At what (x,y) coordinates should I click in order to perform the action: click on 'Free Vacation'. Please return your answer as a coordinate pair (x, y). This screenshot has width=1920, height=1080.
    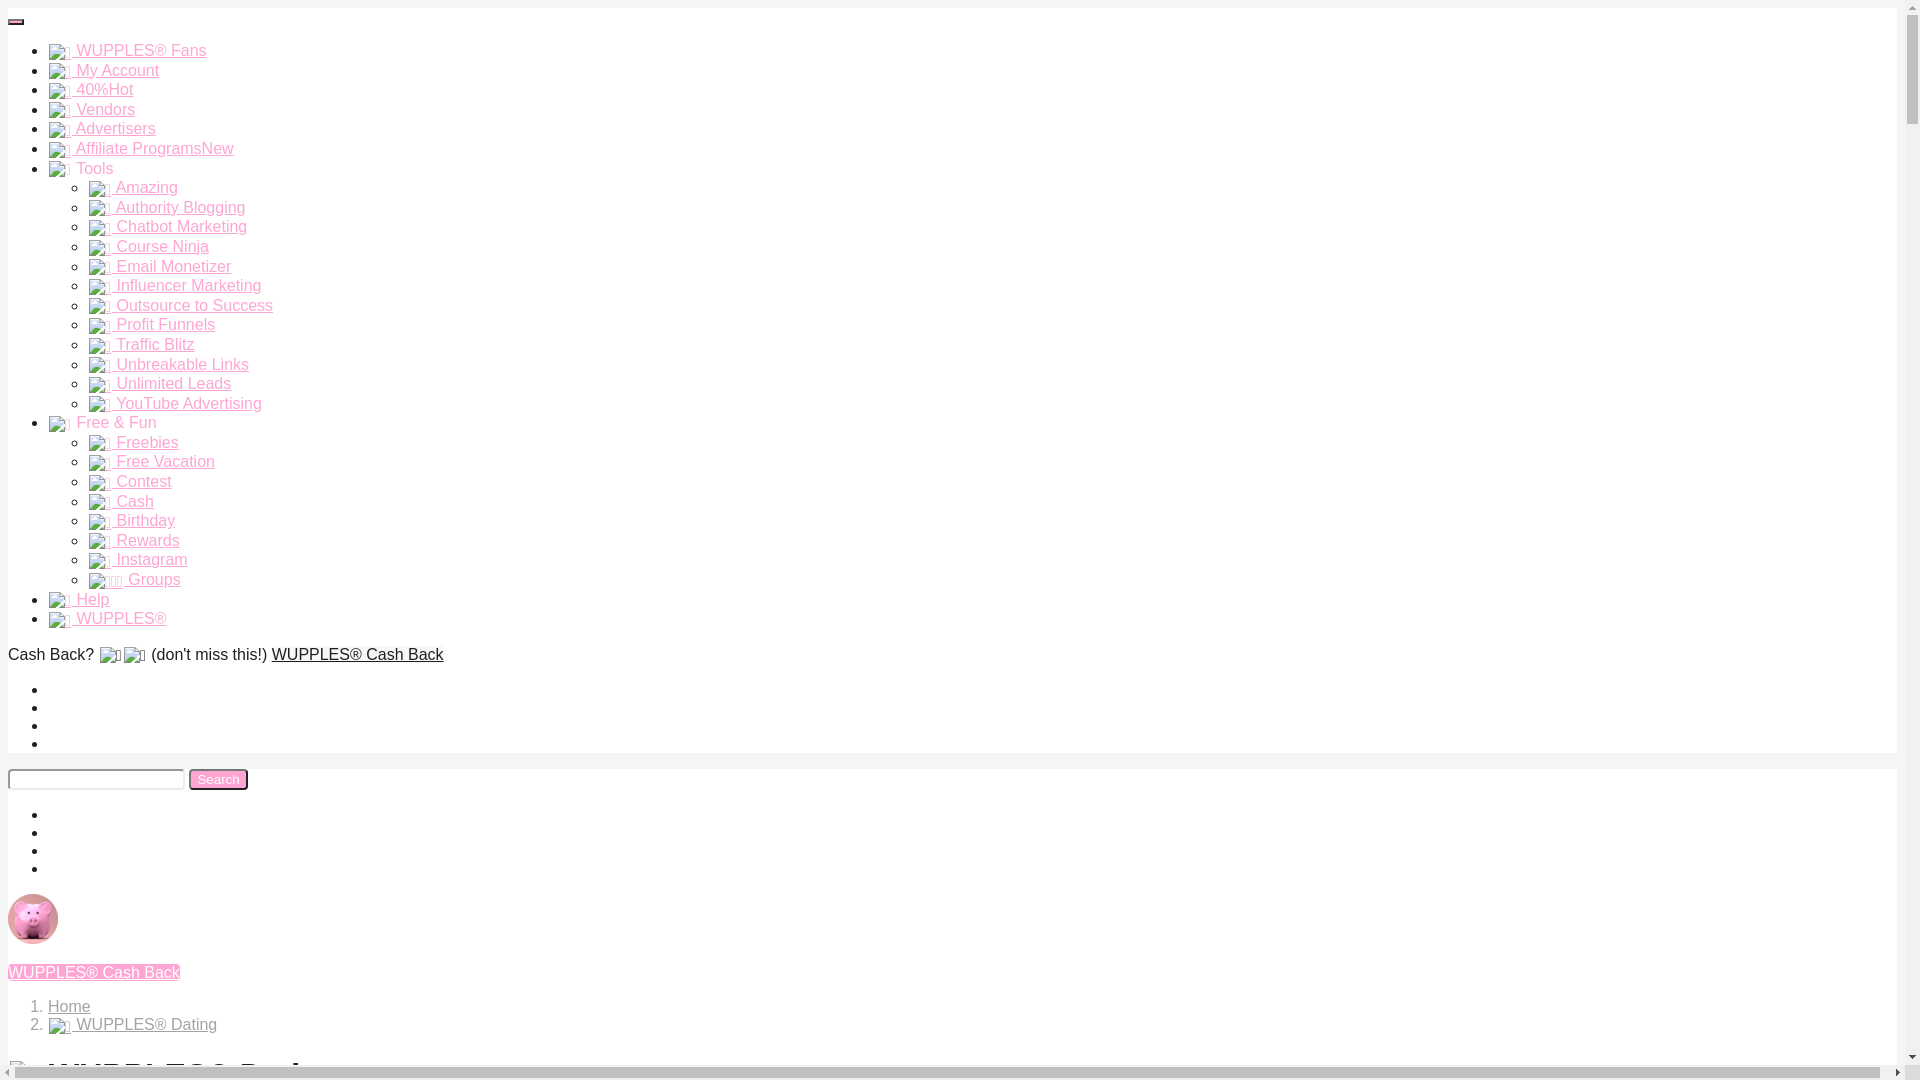
    Looking at the image, I should click on (150, 461).